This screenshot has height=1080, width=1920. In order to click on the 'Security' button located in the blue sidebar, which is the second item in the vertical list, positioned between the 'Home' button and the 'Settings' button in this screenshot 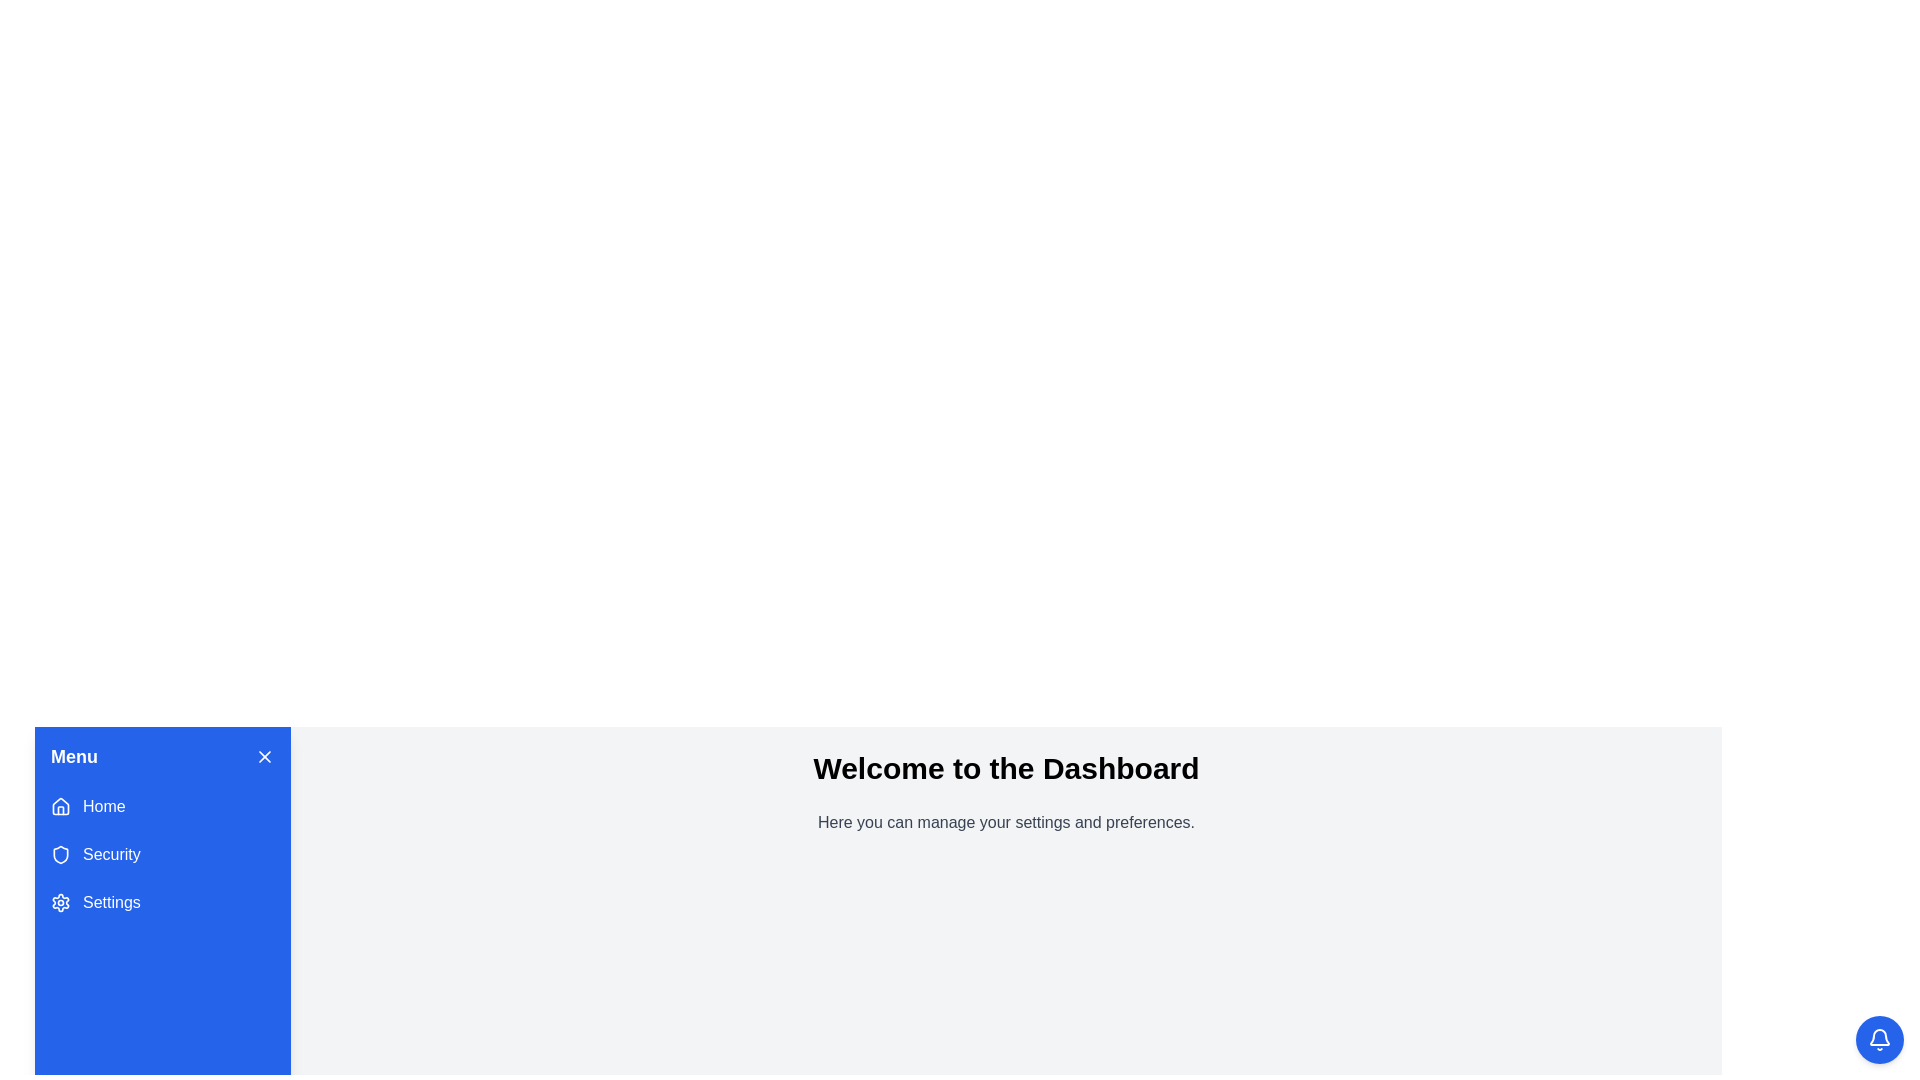, I will do `click(163, 855)`.